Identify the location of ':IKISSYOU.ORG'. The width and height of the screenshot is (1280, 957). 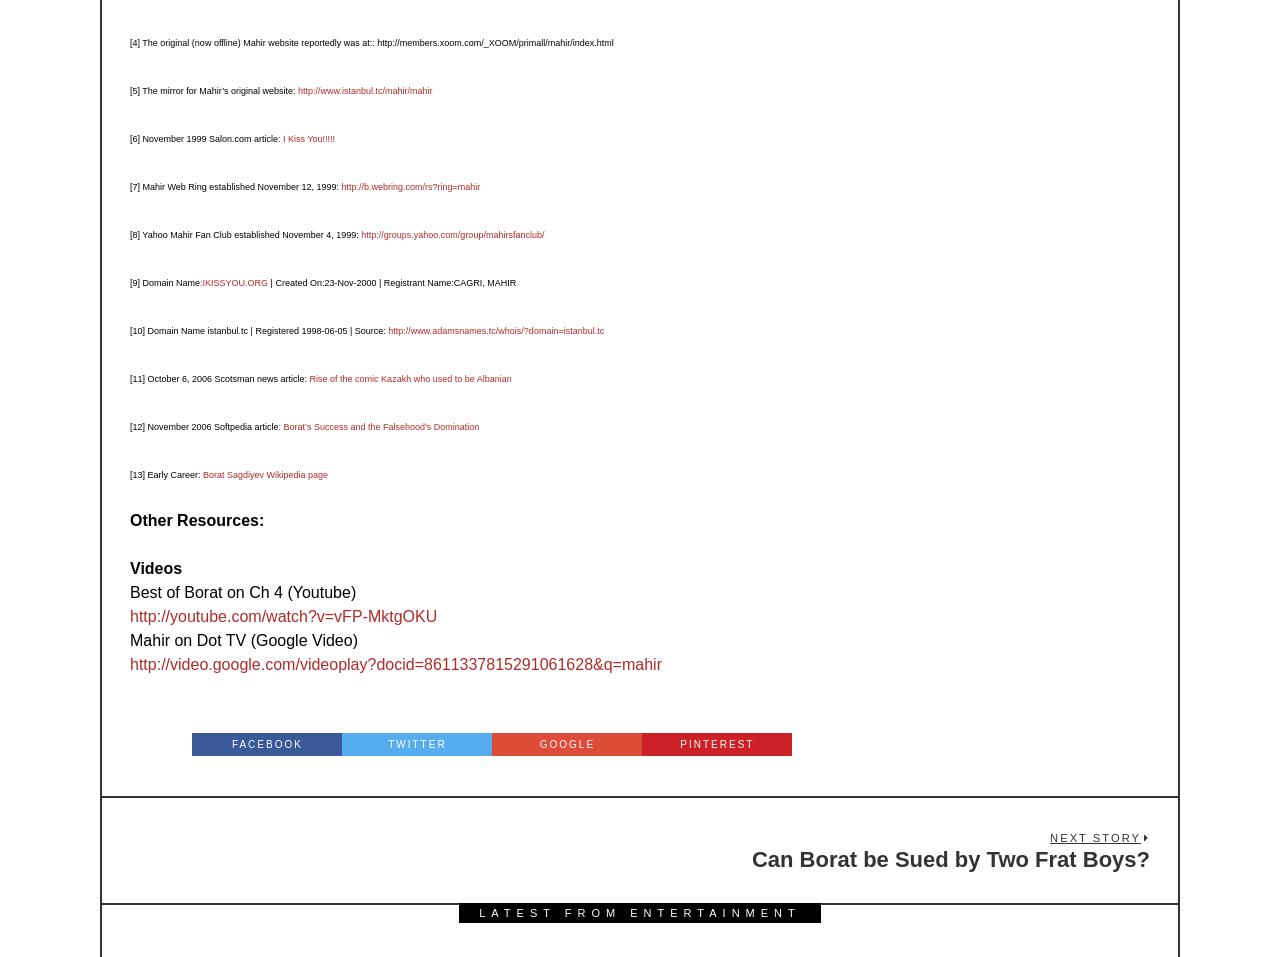
(233, 281).